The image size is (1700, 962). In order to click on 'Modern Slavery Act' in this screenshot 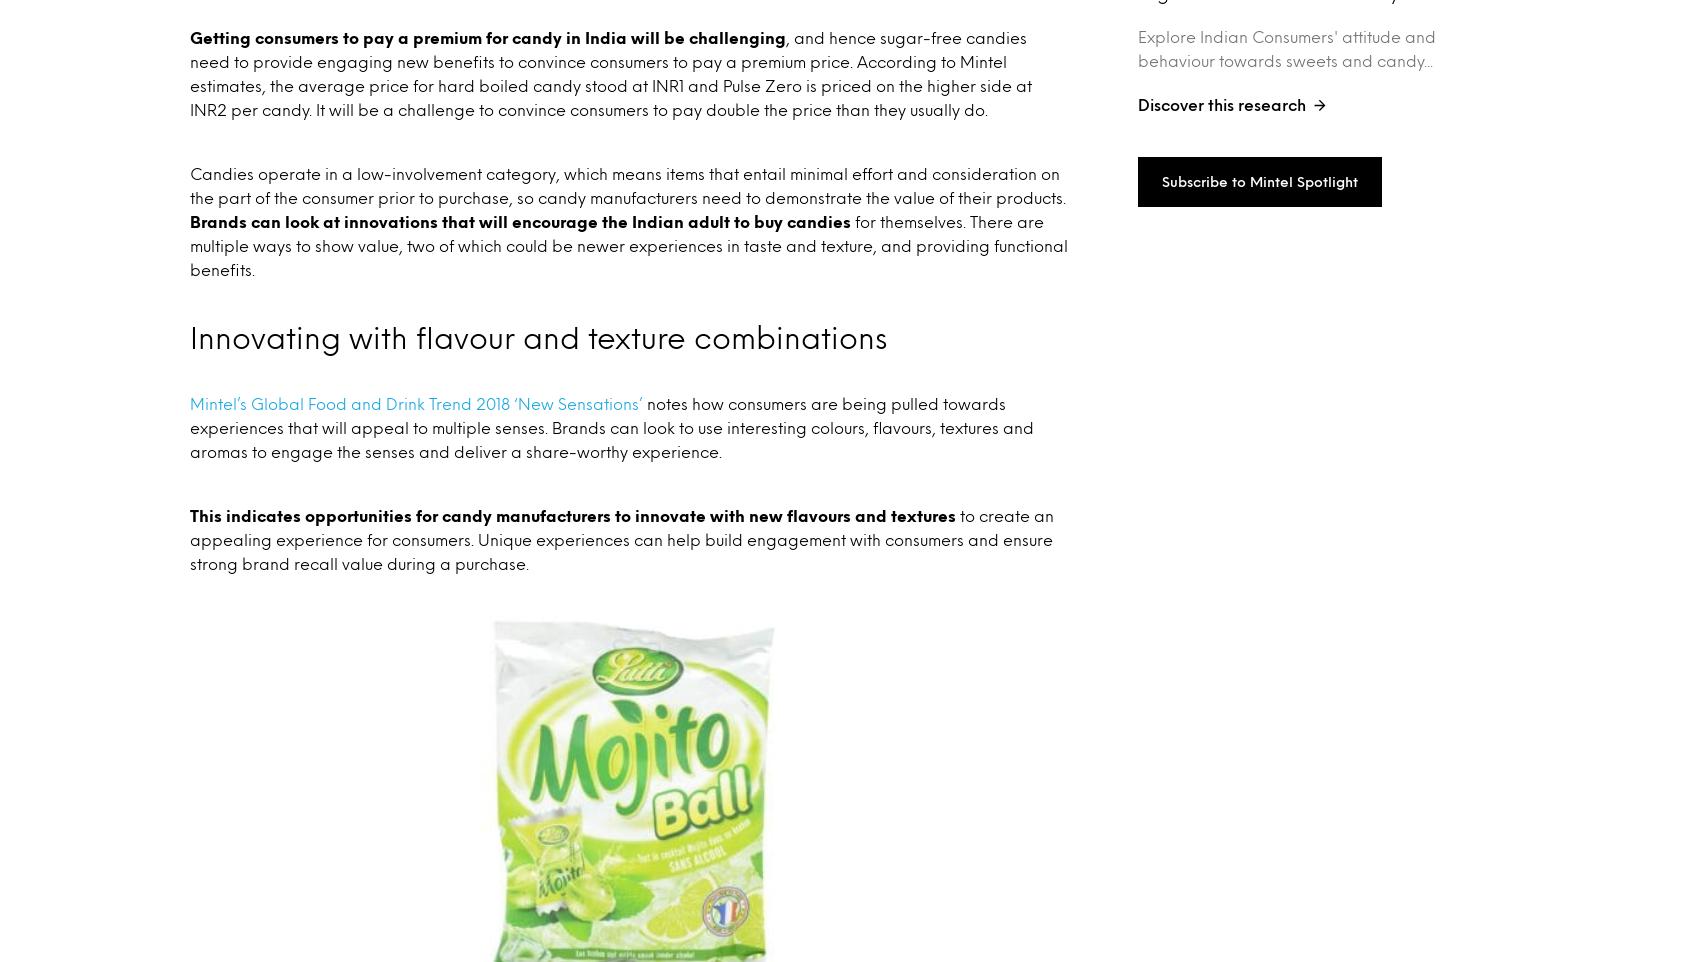, I will do `click(1381, 722)`.